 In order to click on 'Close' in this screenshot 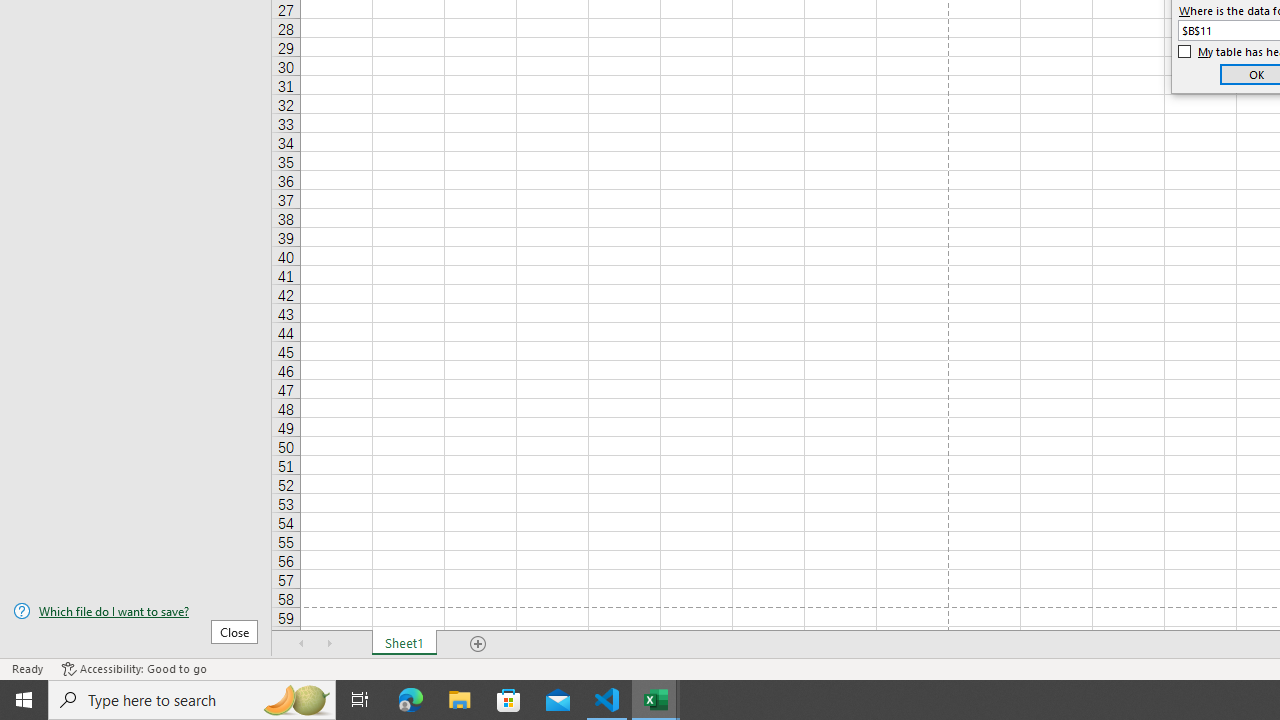, I will do `click(234, 631)`.